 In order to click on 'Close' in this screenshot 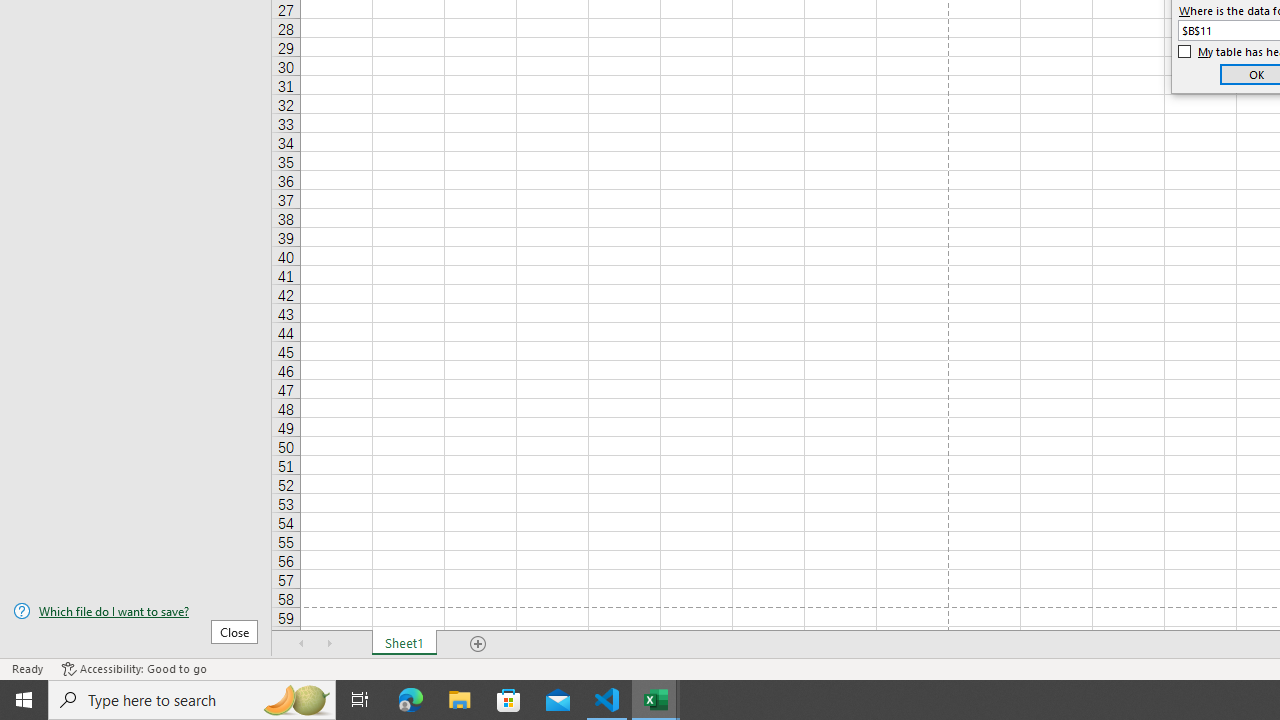, I will do `click(234, 631)`.